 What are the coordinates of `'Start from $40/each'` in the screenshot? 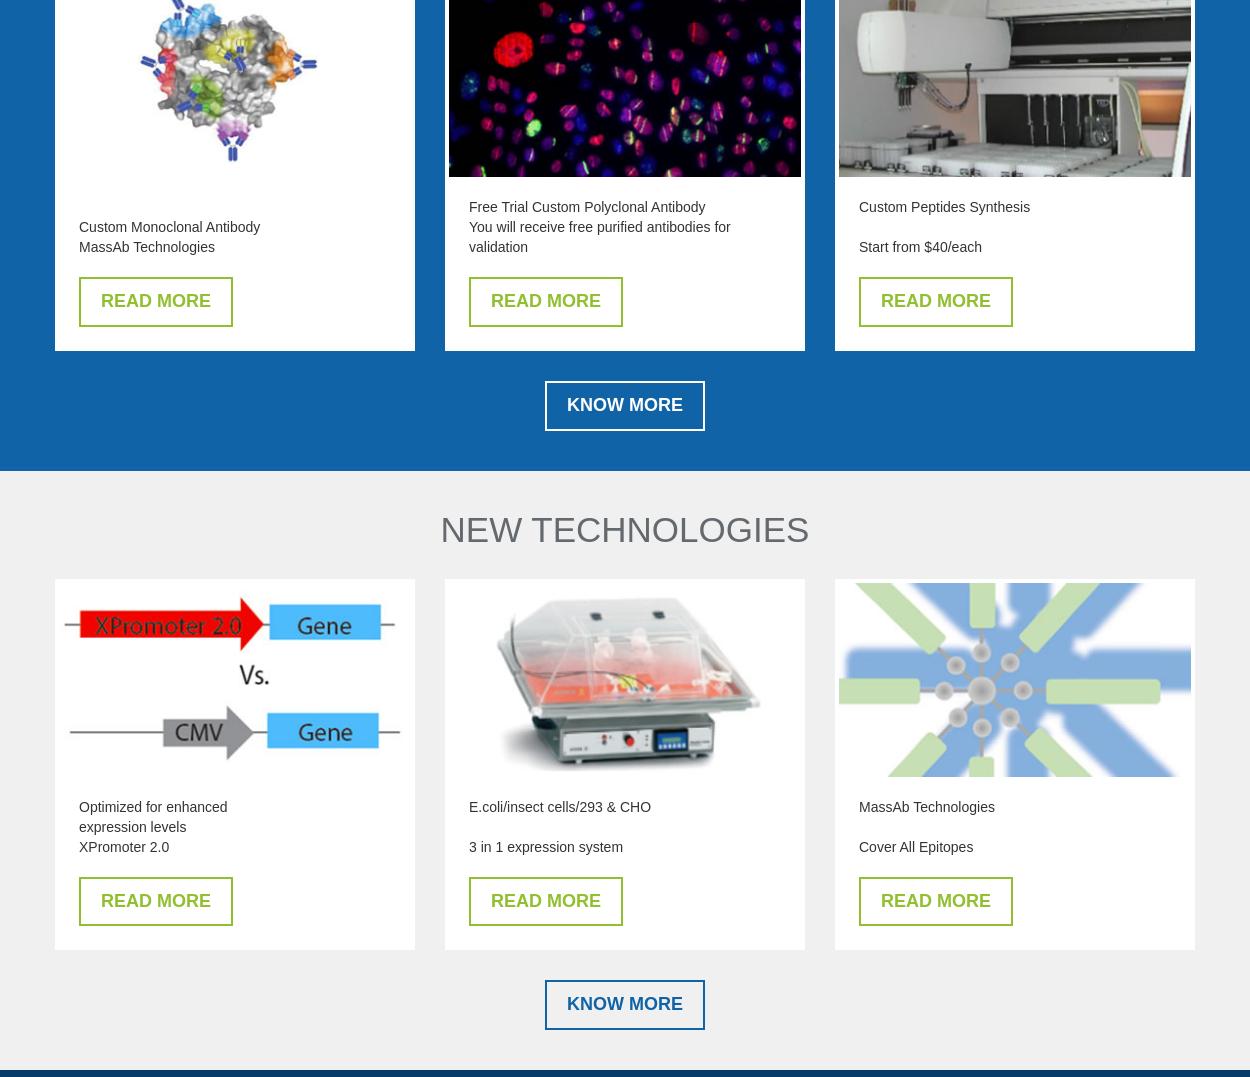 It's located at (920, 246).